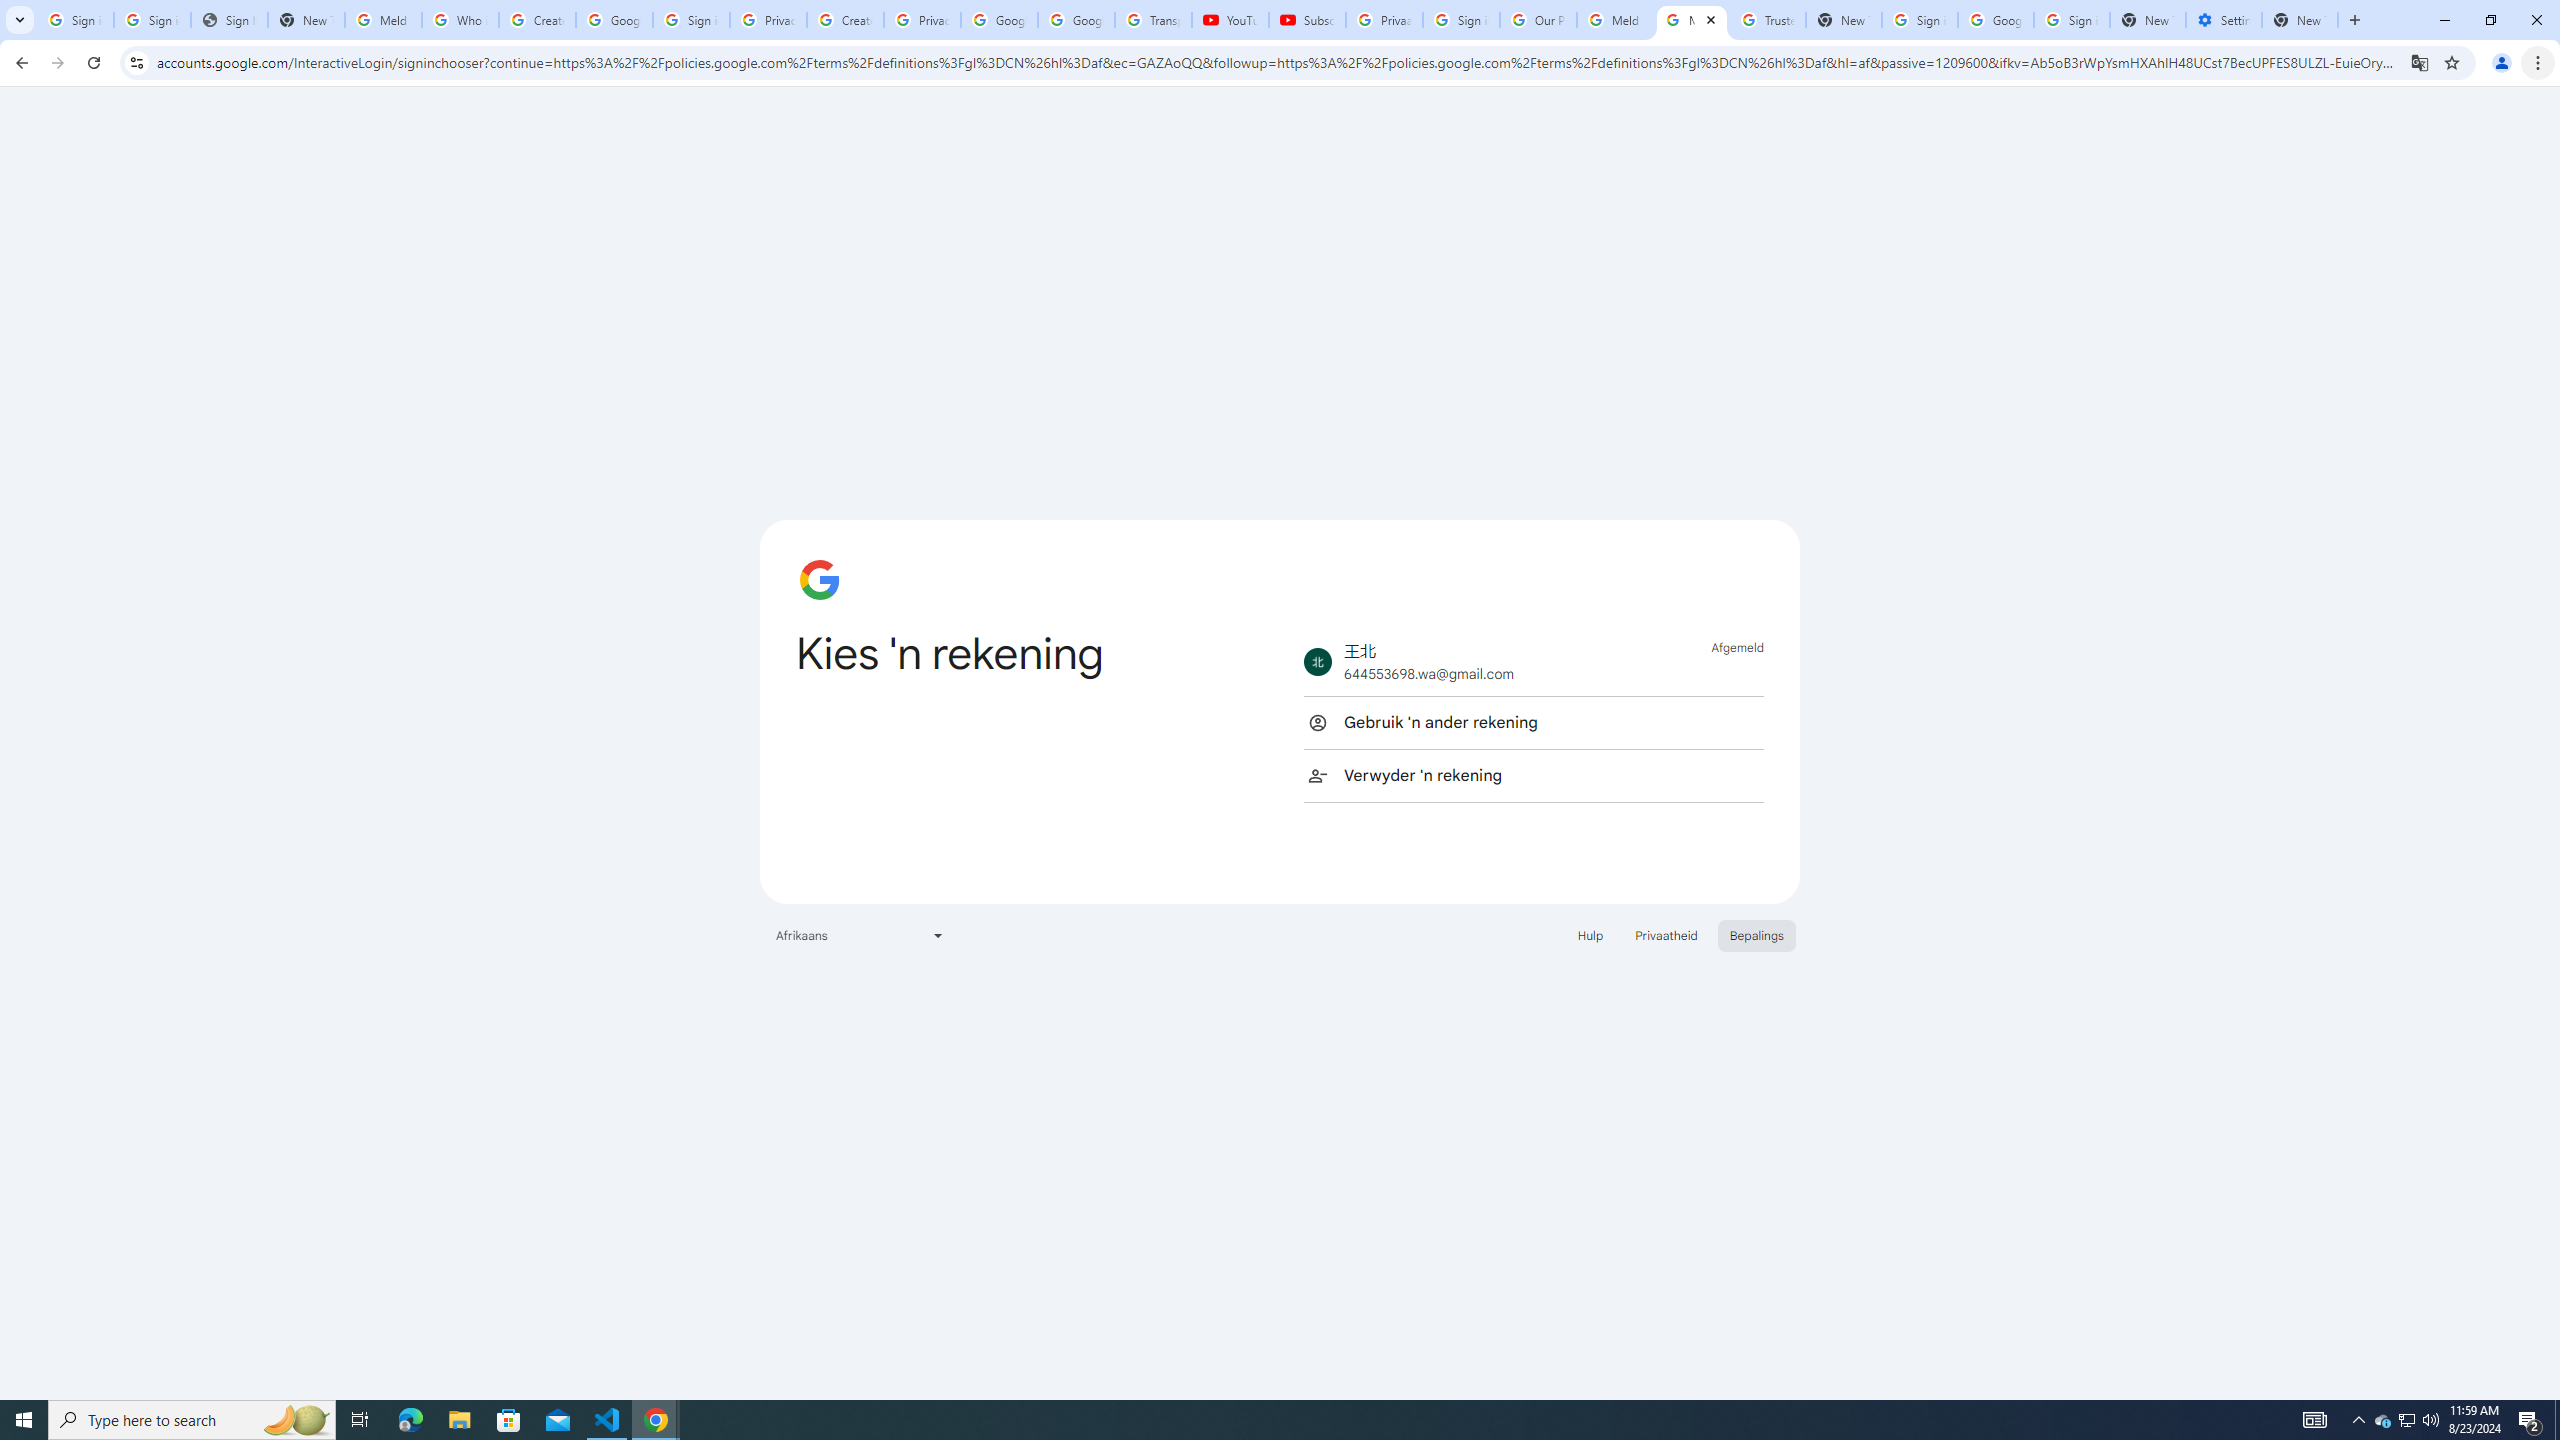 Image resolution: width=2560 pixels, height=1440 pixels. Describe the element at coordinates (845, 19) in the screenshot. I see `'Create your Google Account'` at that location.